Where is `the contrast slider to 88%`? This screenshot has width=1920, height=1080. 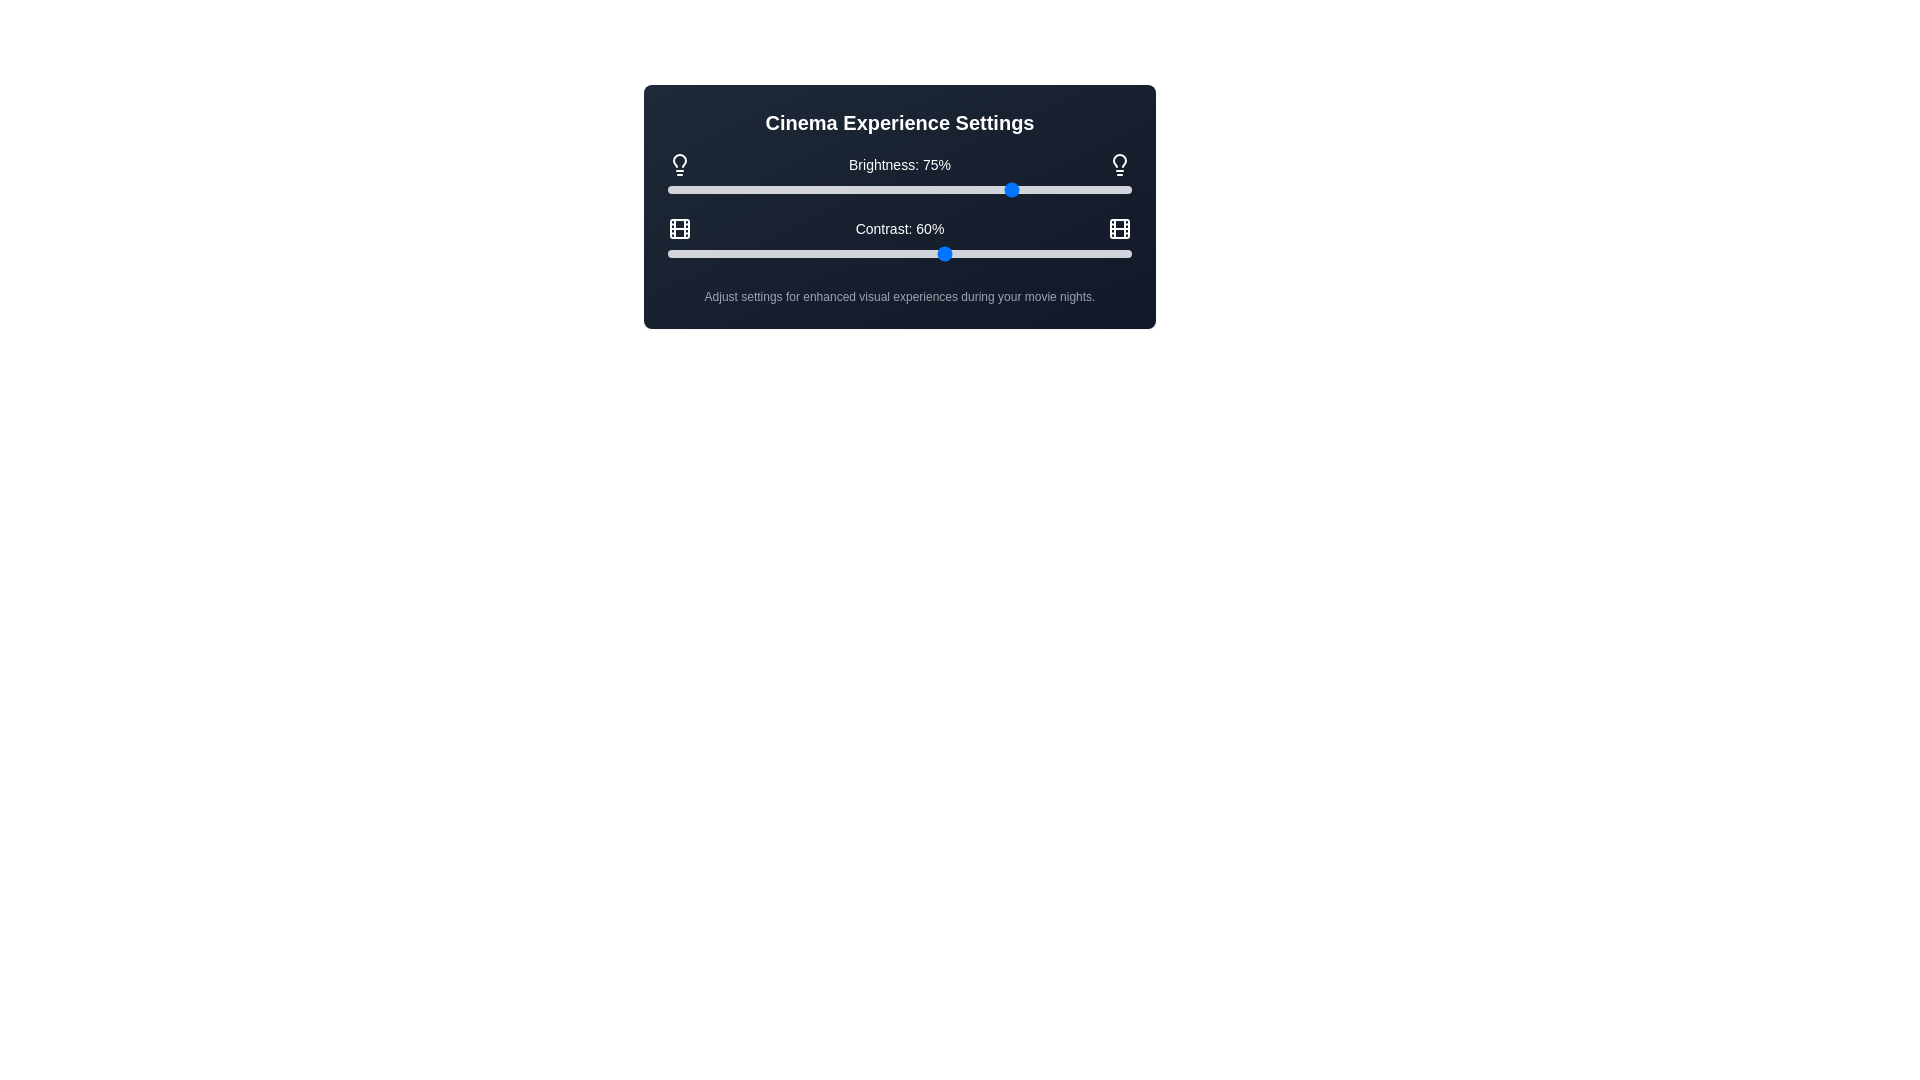
the contrast slider to 88% is located at coordinates (1075, 253).